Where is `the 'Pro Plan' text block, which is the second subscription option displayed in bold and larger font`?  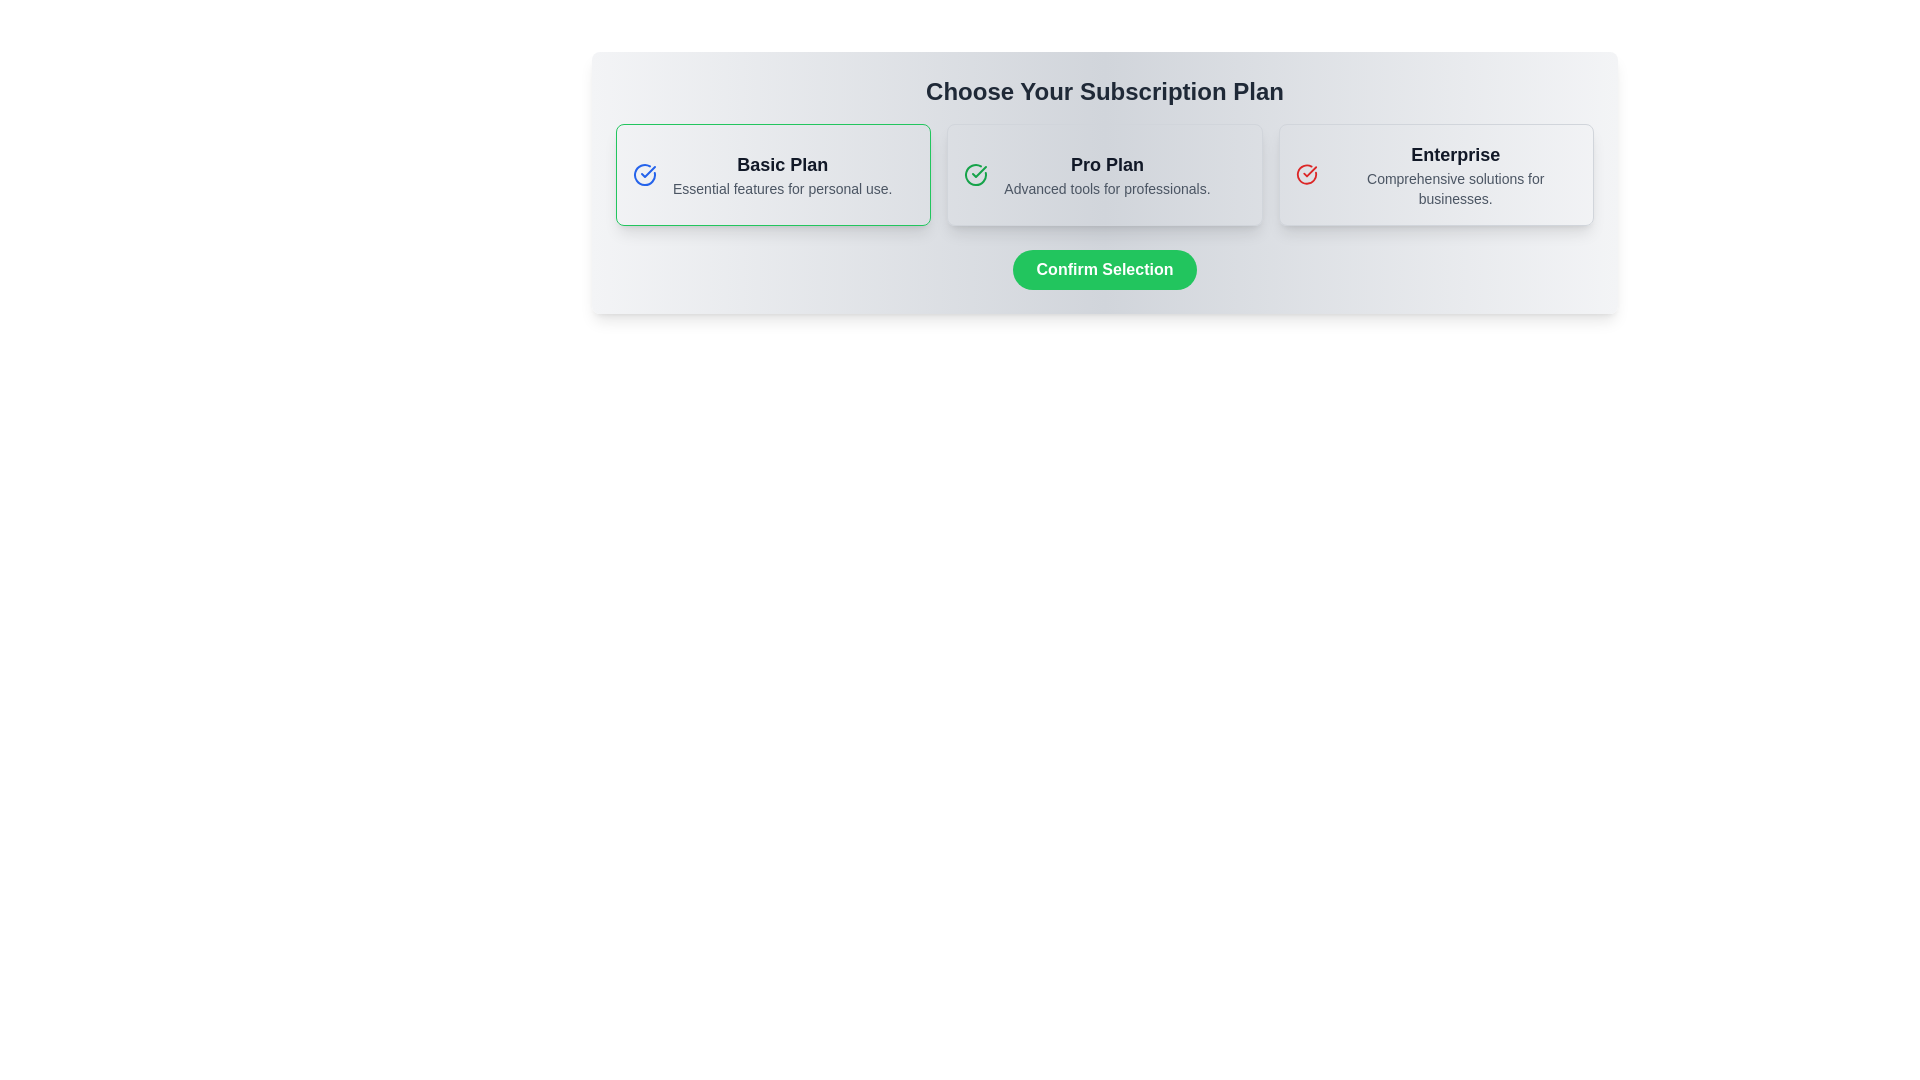 the 'Pro Plan' text block, which is the second subscription option displayed in bold and larger font is located at coordinates (1106, 173).